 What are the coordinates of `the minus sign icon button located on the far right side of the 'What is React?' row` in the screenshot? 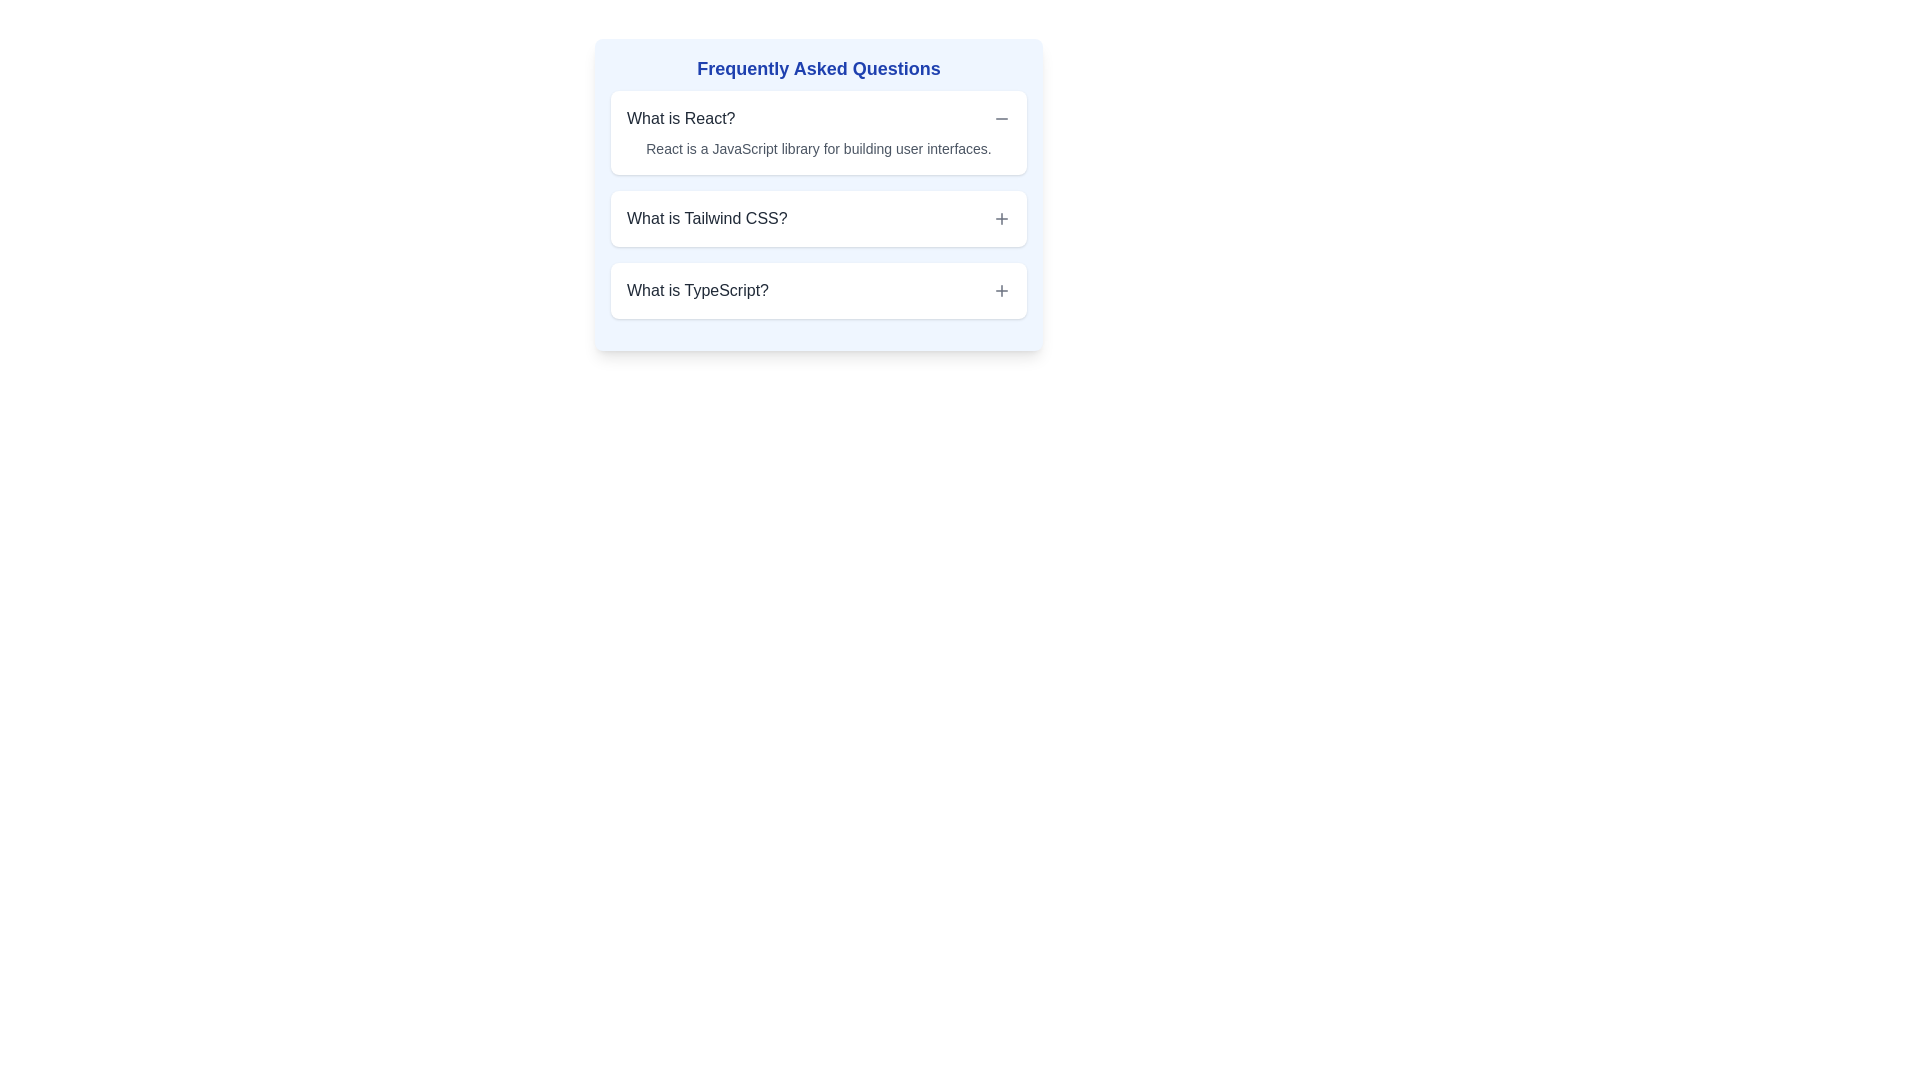 It's located at (1002, 119).